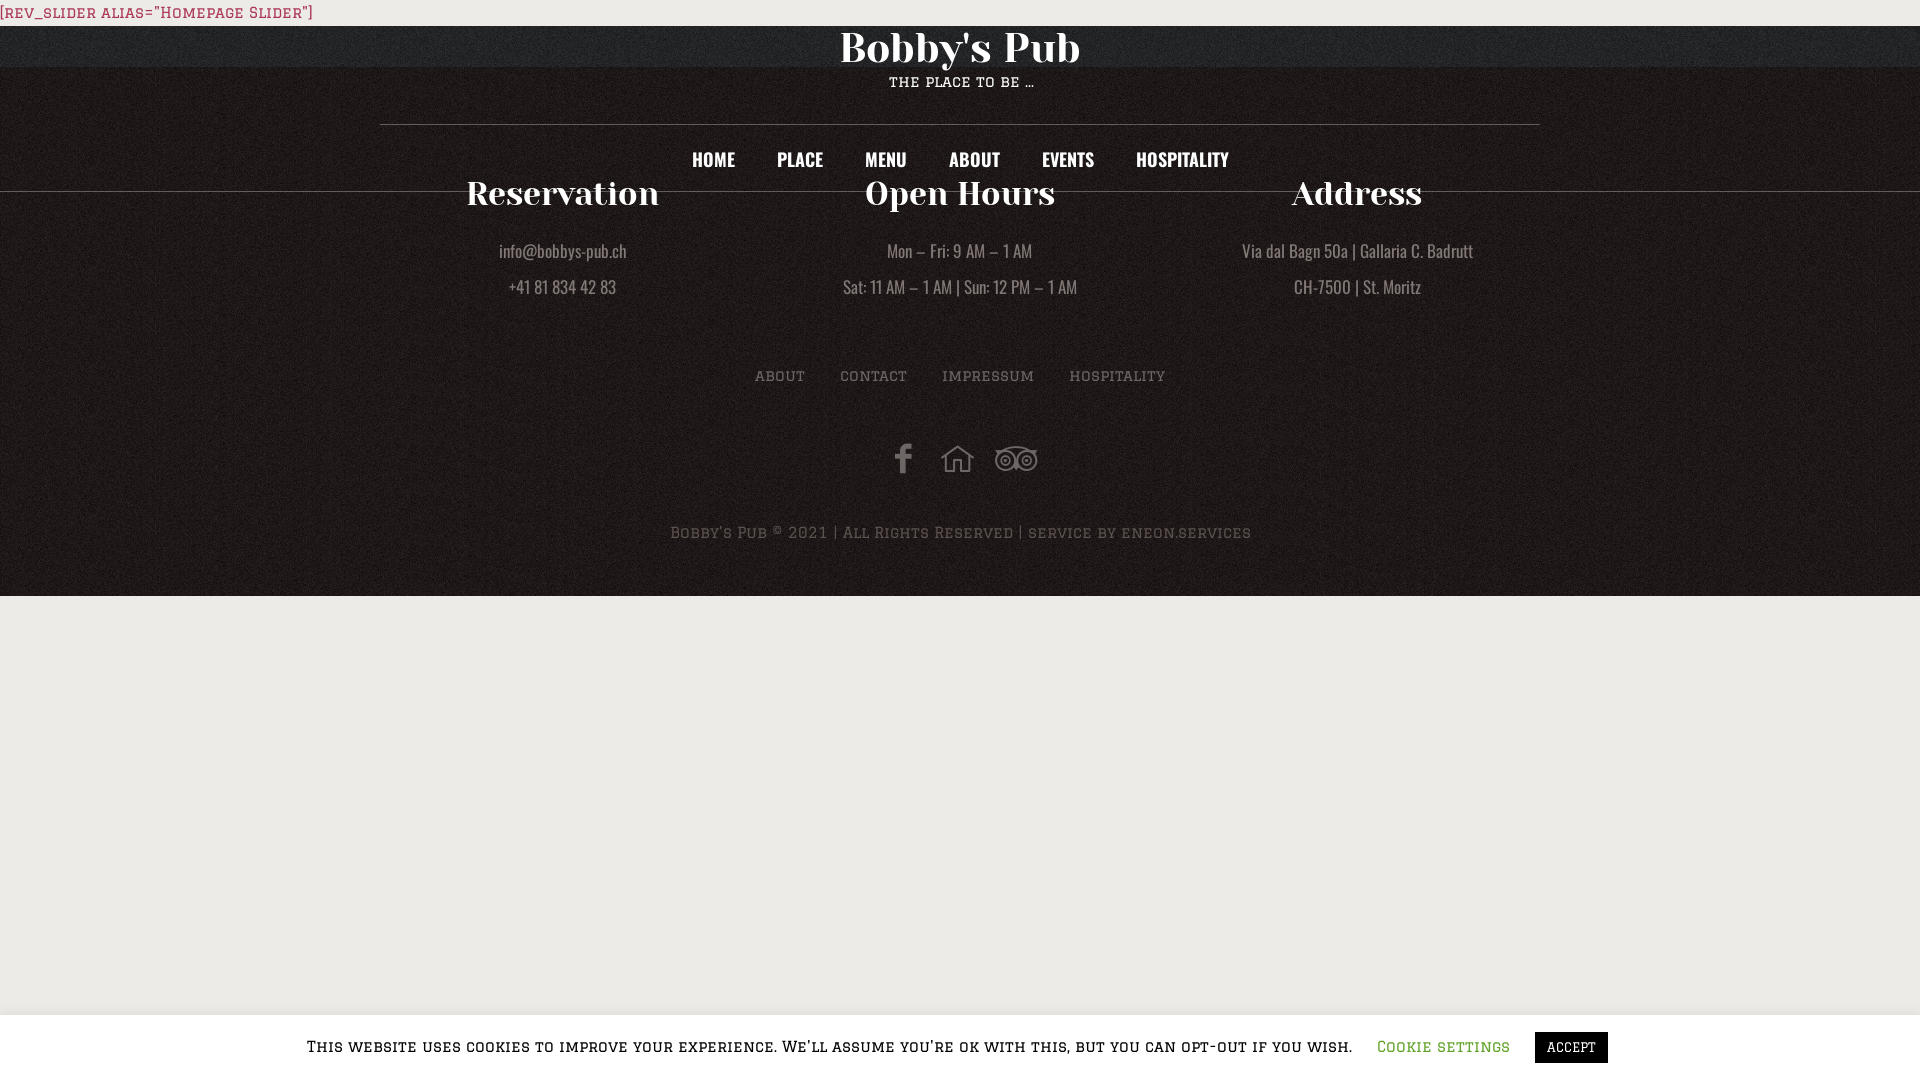 This screenshot has width=1920, height=1080. What do you see at coordinates (1116, 375) in the screenshot?
I see `'hospitality'` at bounding box center [1116, 375].